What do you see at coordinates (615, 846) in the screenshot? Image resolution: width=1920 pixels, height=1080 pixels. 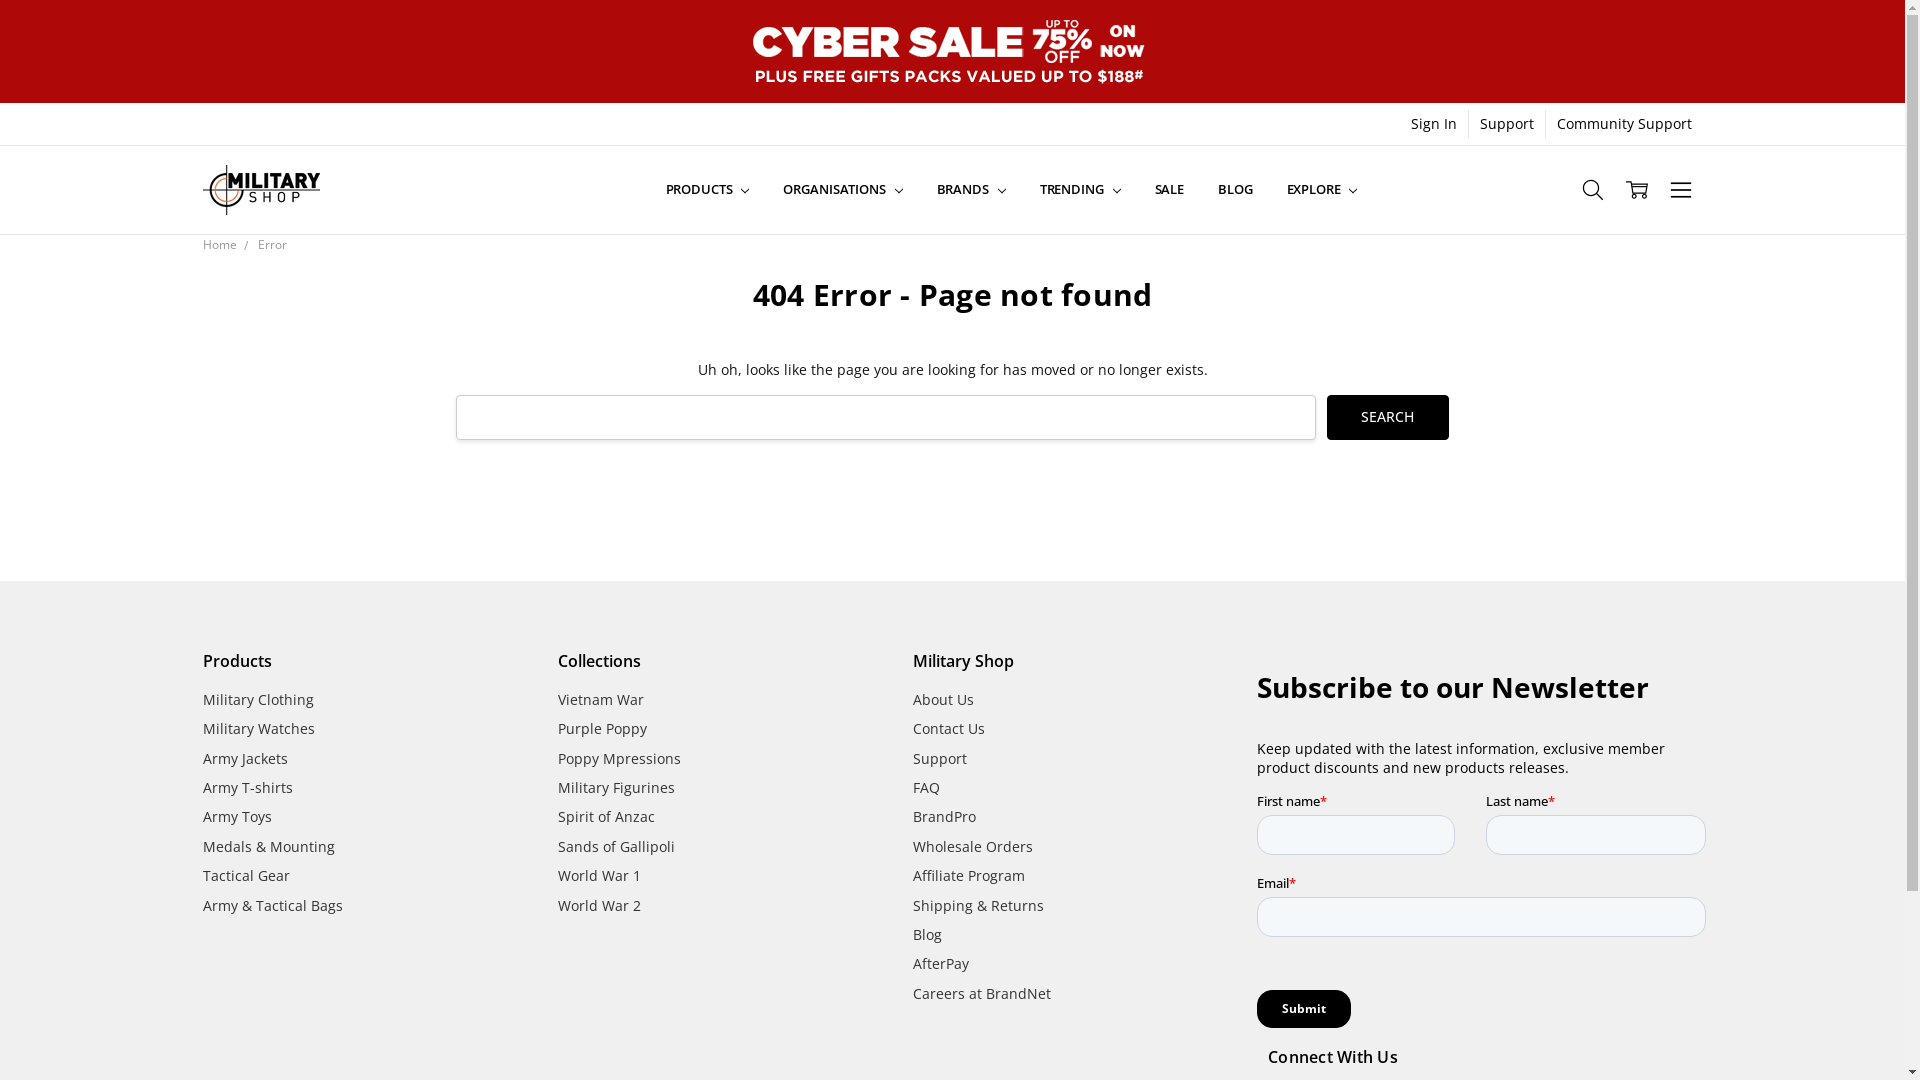 I see `'Sands of Gallipoli'` at bounding box center [615, 846].